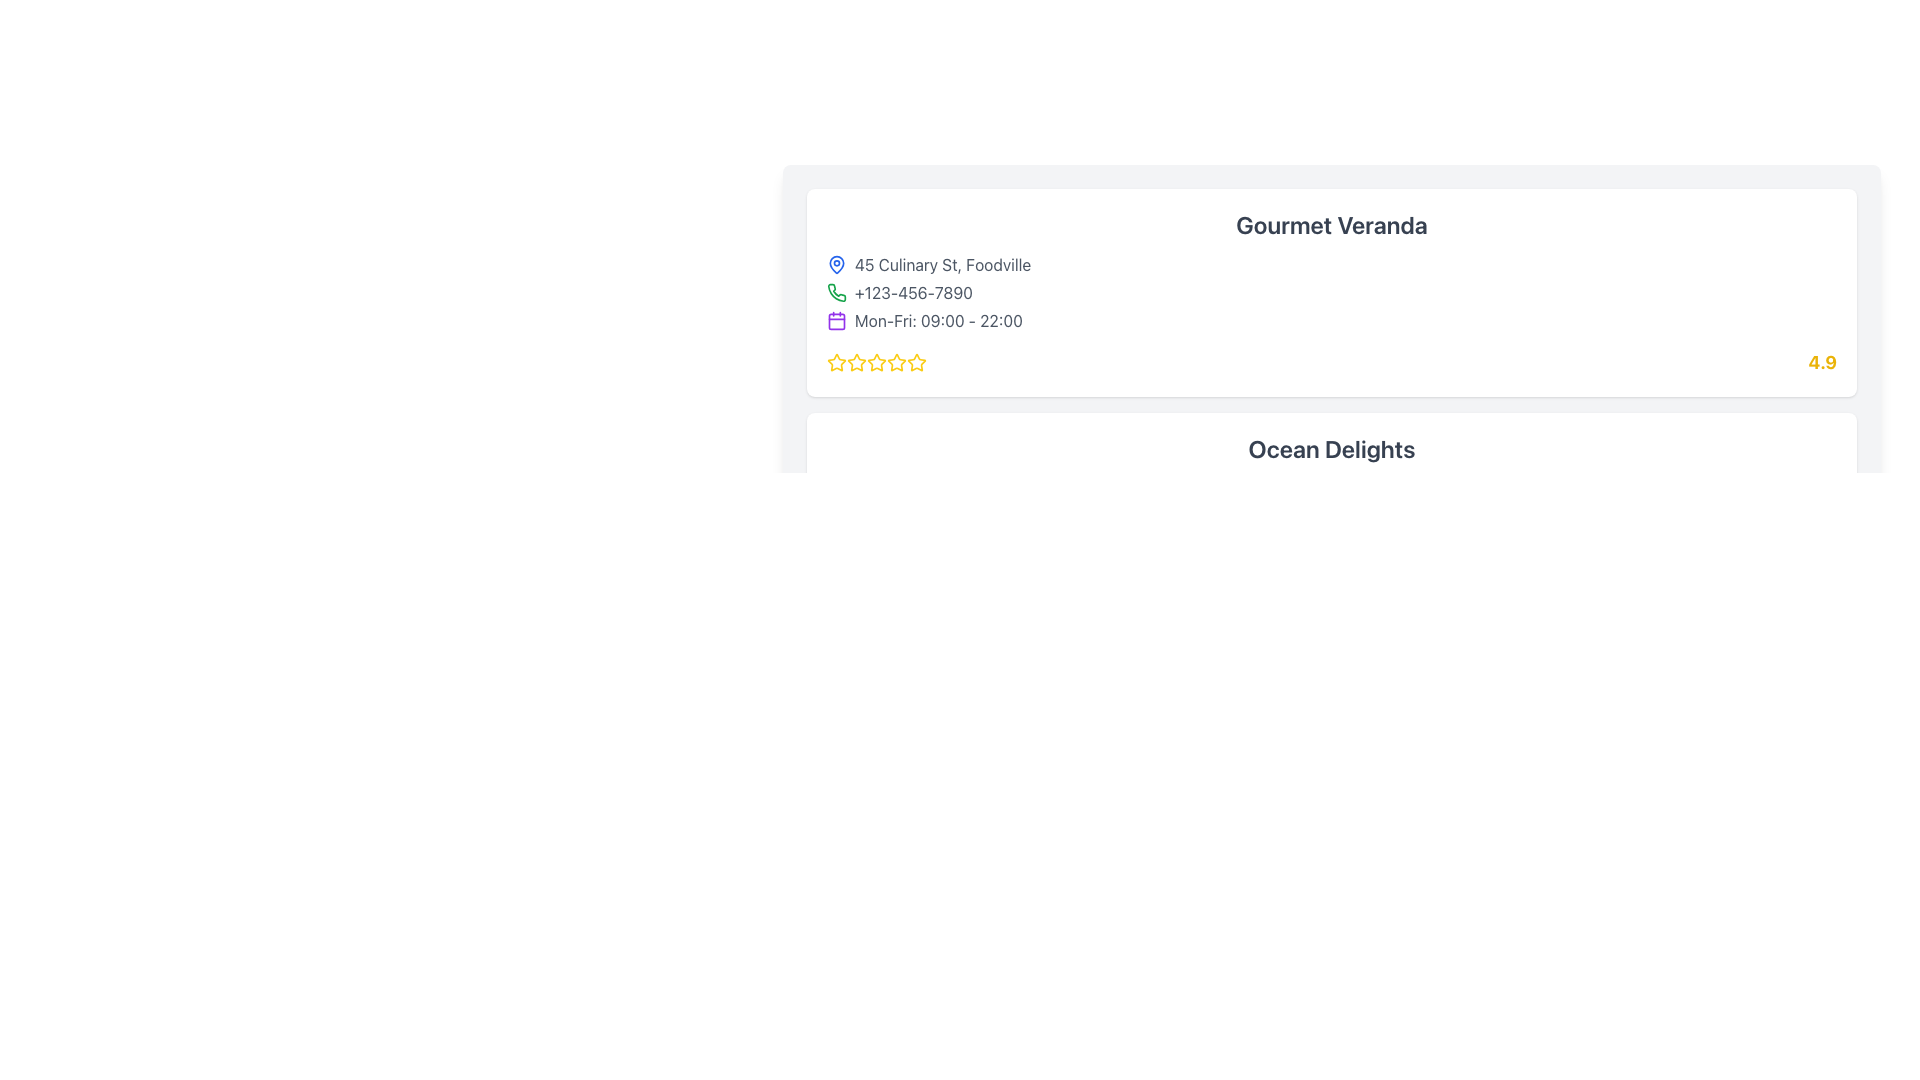 The height and width of the screenshot is (1080, 1920). What do you see at coordinates (877, 362) in the screenshot?
I see `the star icon used for ratings or favorites` at bounding box center [877, 362].